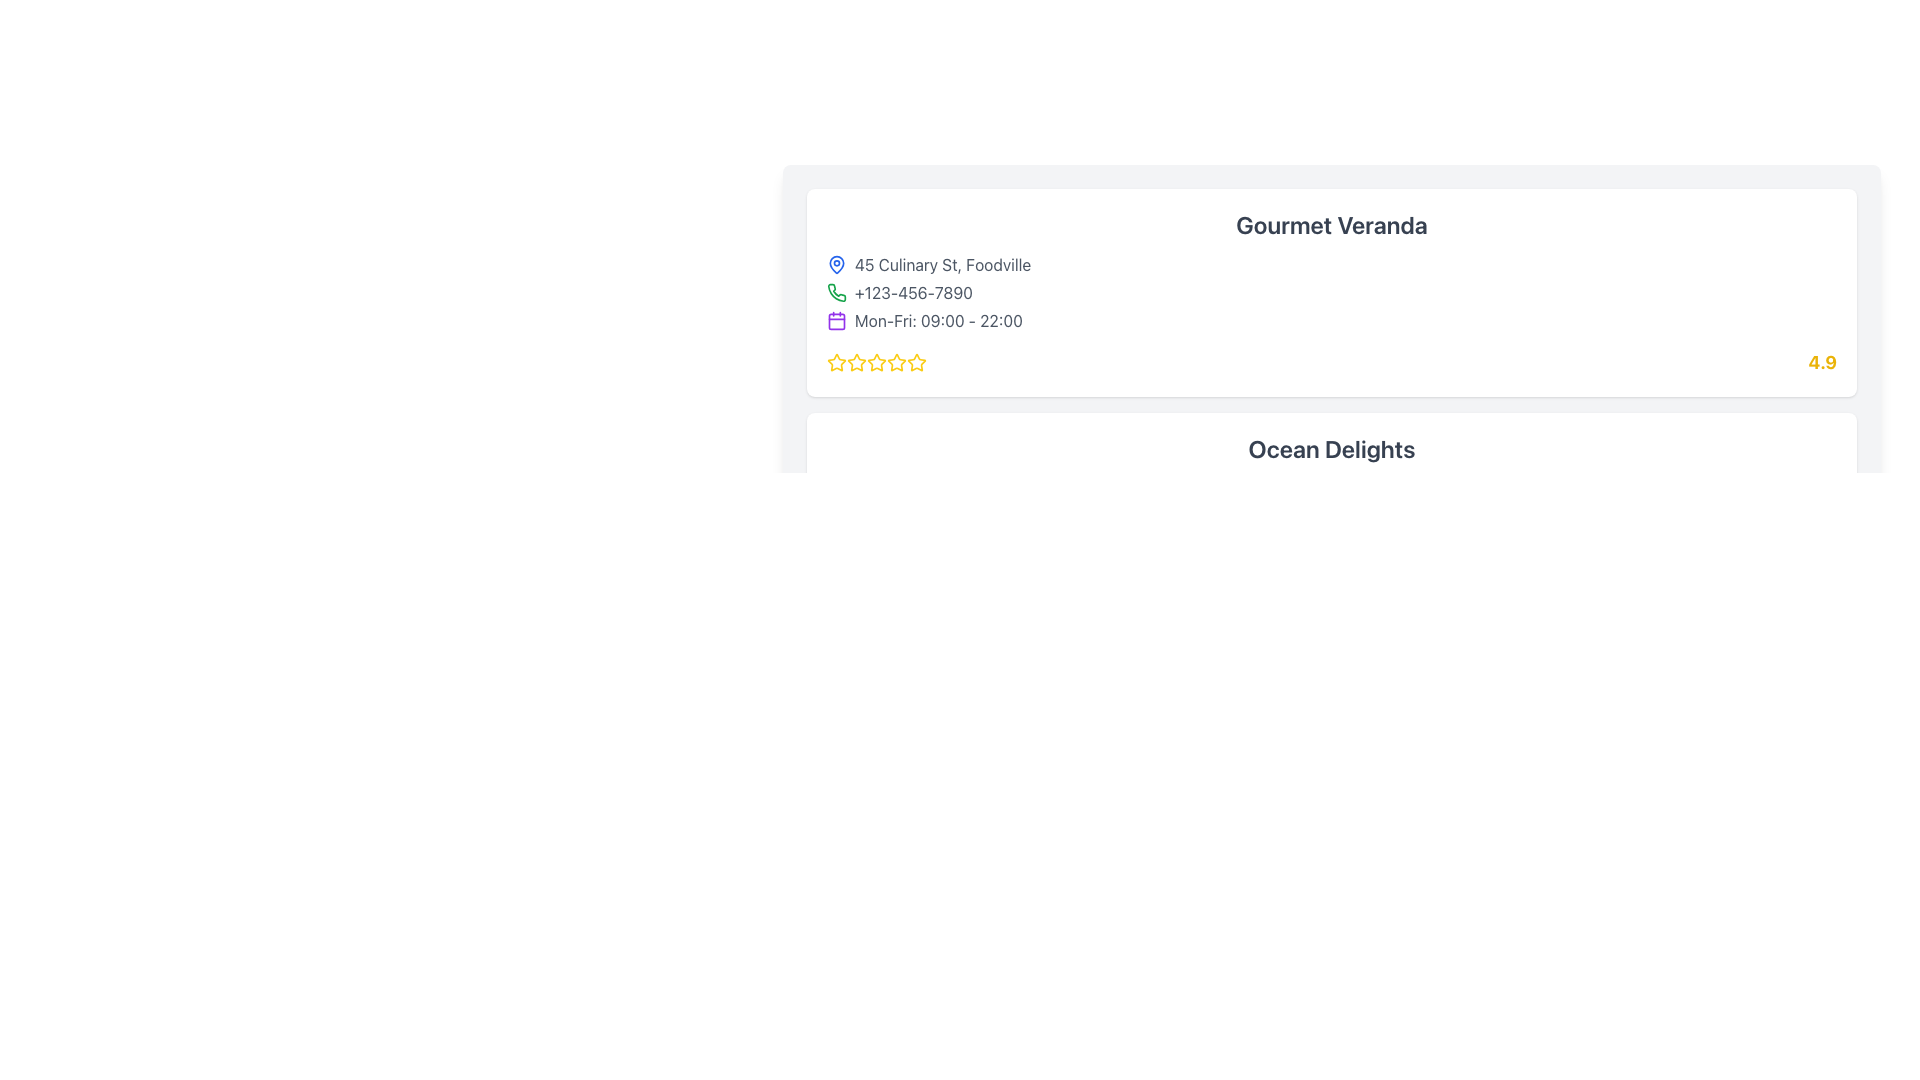 The height and width of the screenshot is (1080, 1920). What do you see at coordinates (877, 362) in the screenshot?
I see `the star icon used for ratings or favorites` at bounding box center [877, 362].